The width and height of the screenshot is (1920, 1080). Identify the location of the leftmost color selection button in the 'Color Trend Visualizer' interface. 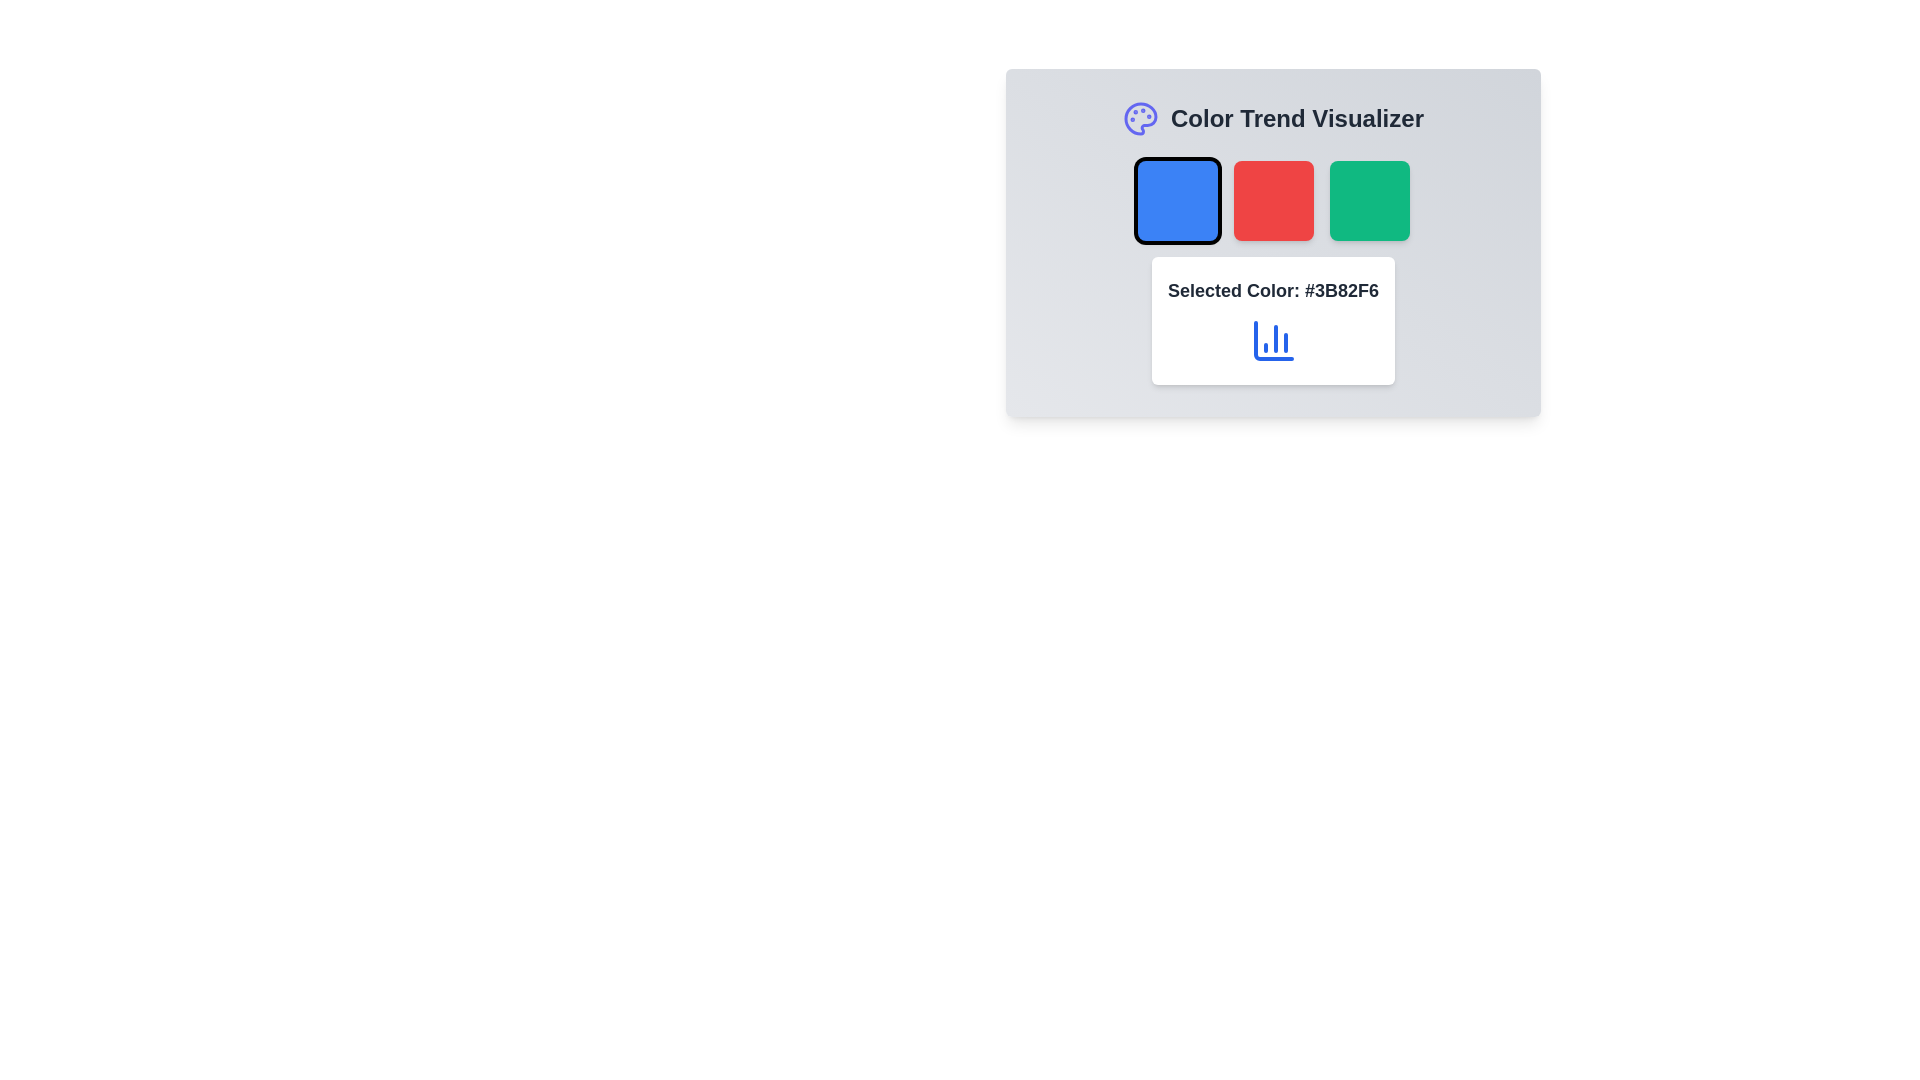
(1177, 200).